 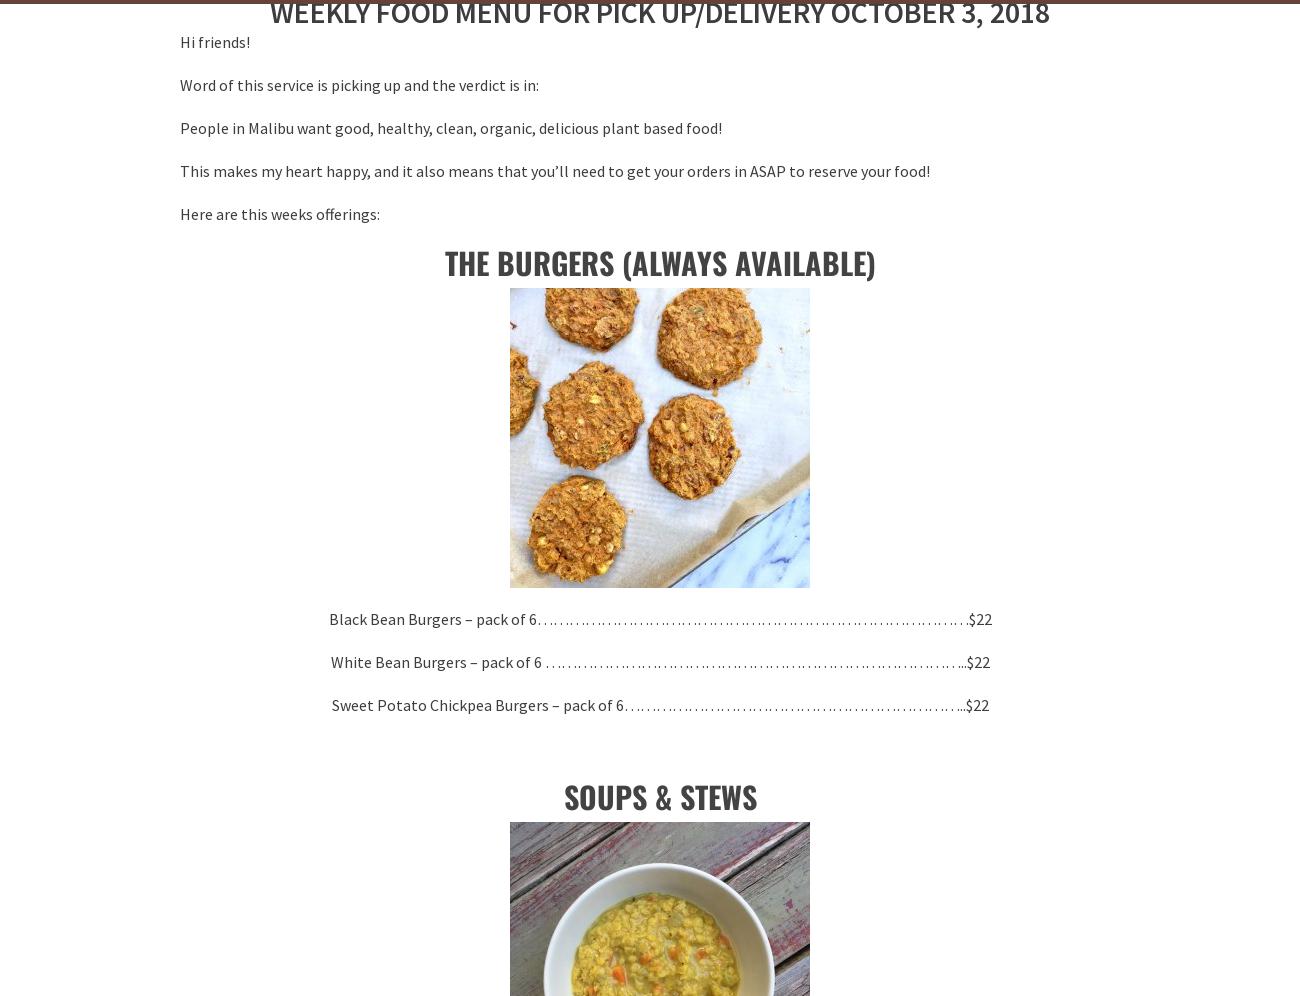 What do you see at coordinates (658, 262) in the screenshot?
I see `'The Burgers (always available)'` at bounding box center [658, 262].